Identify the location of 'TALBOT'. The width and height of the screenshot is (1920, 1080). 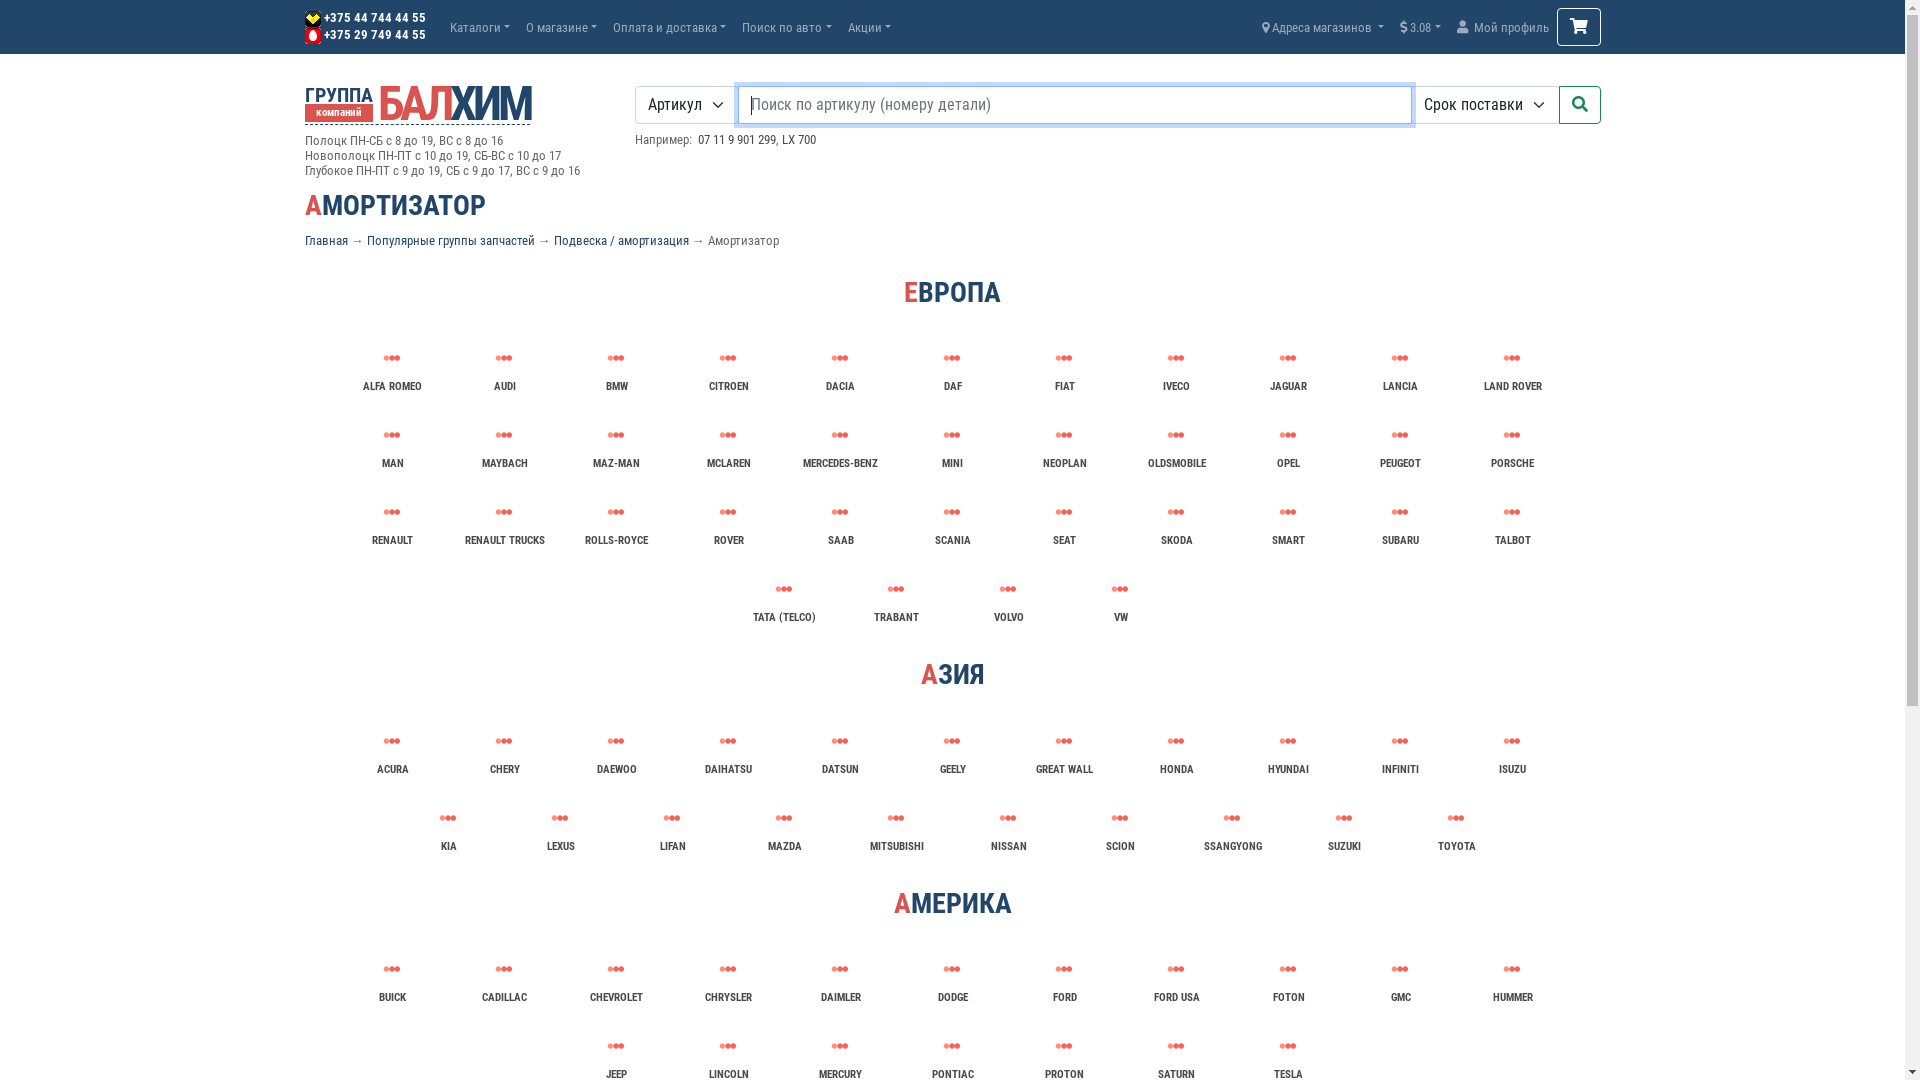
(1492, 511).